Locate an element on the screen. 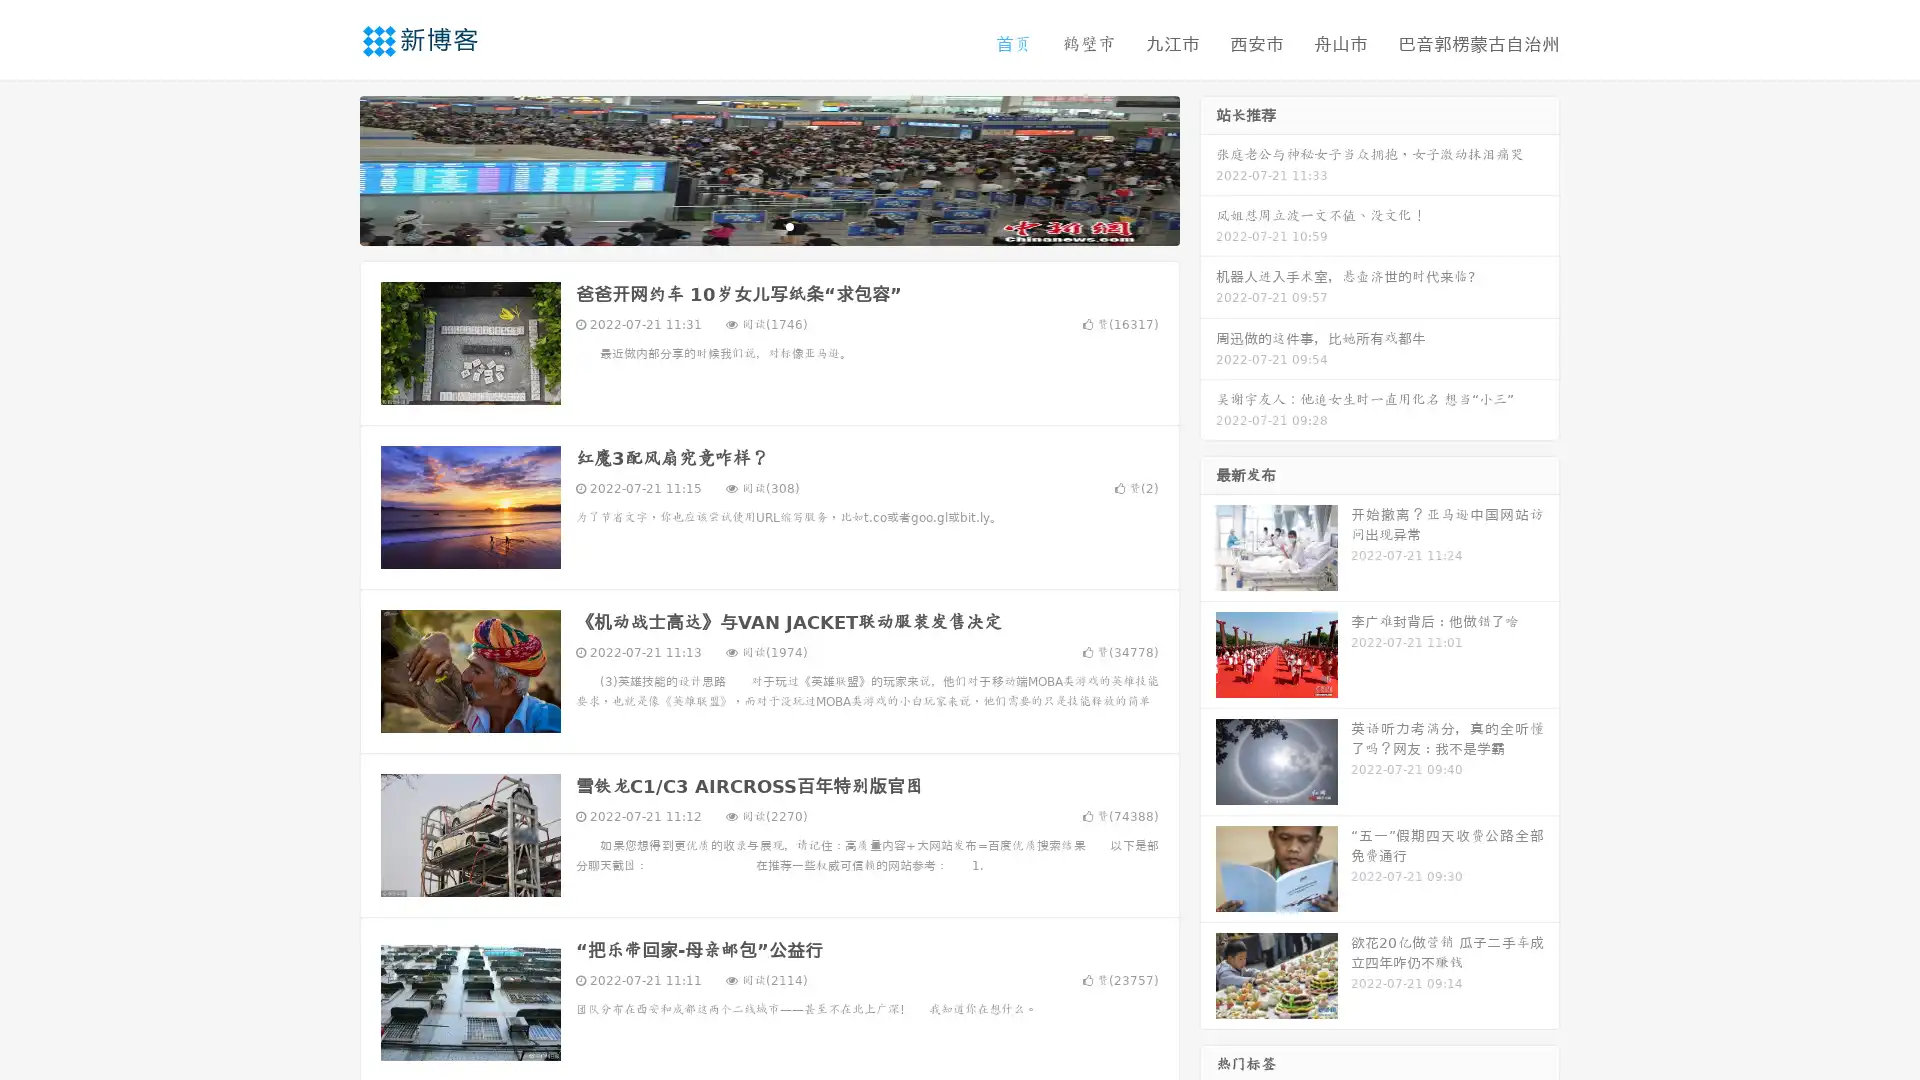 This screenshot has height=1080, width=1920. Previous slide is located at coordinates (330, 168).